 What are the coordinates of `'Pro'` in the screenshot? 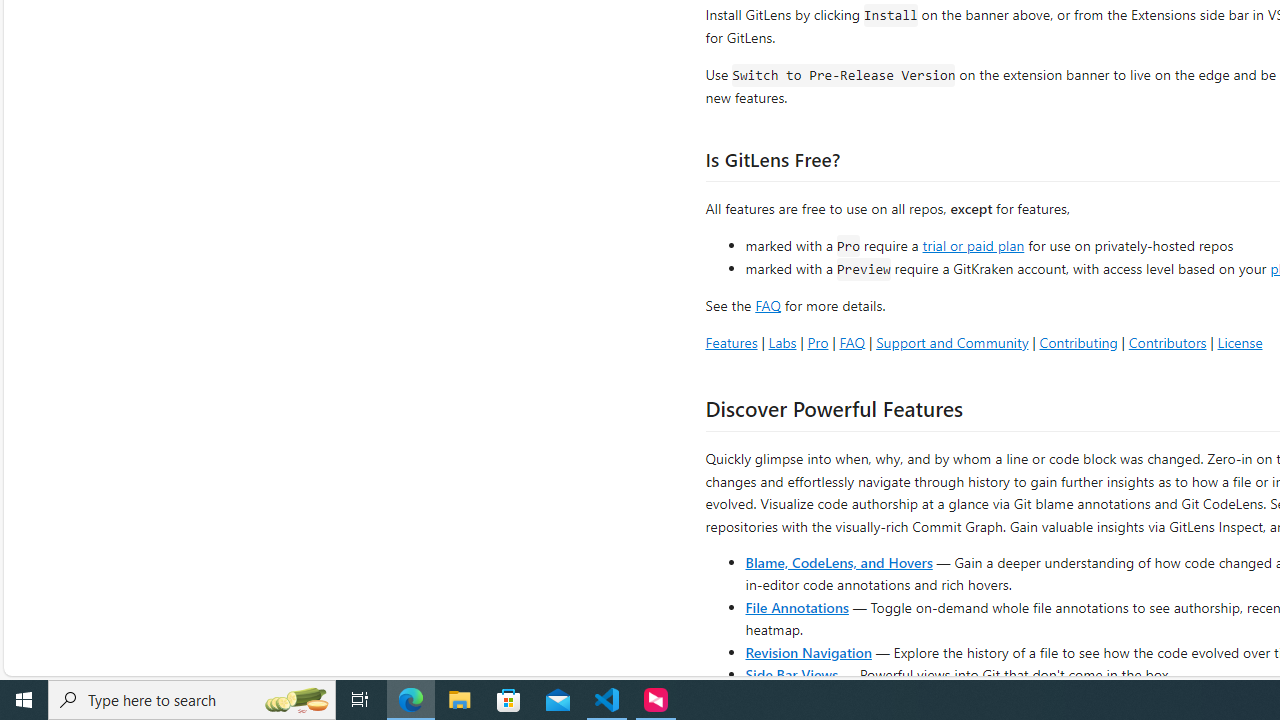 It's located at (817, 341).